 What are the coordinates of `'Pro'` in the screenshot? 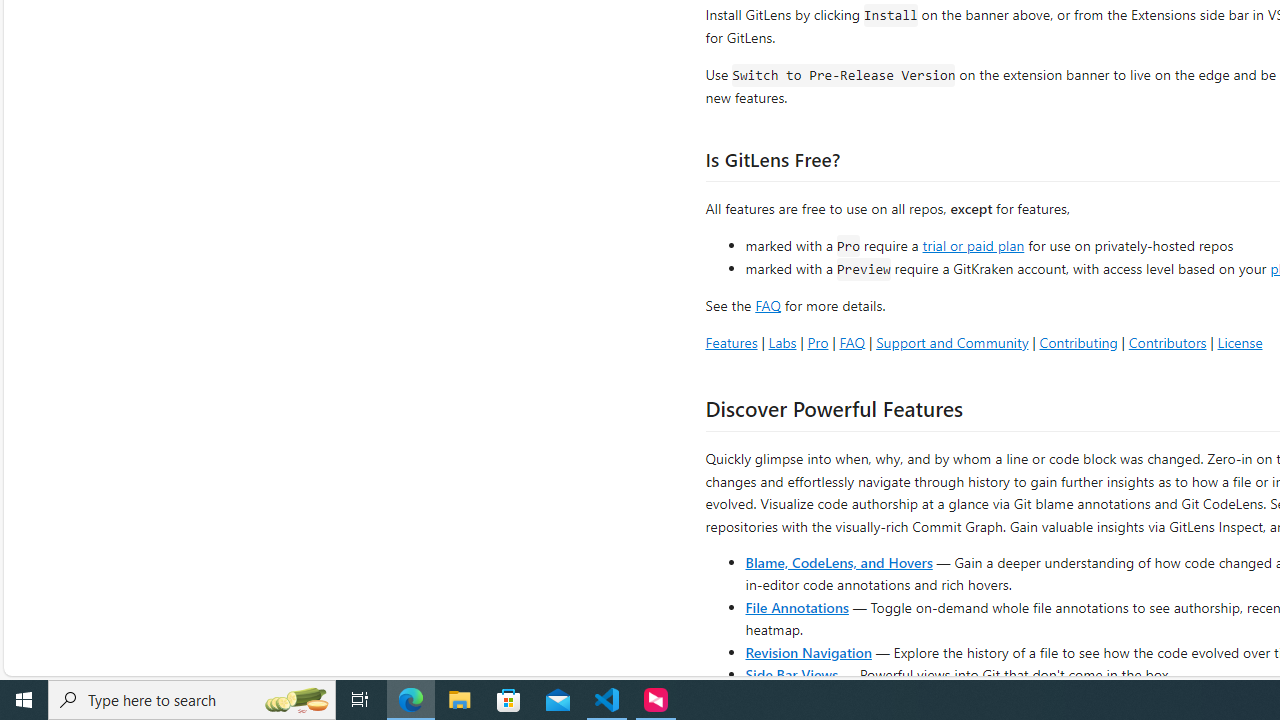 It's located at (817, 341).